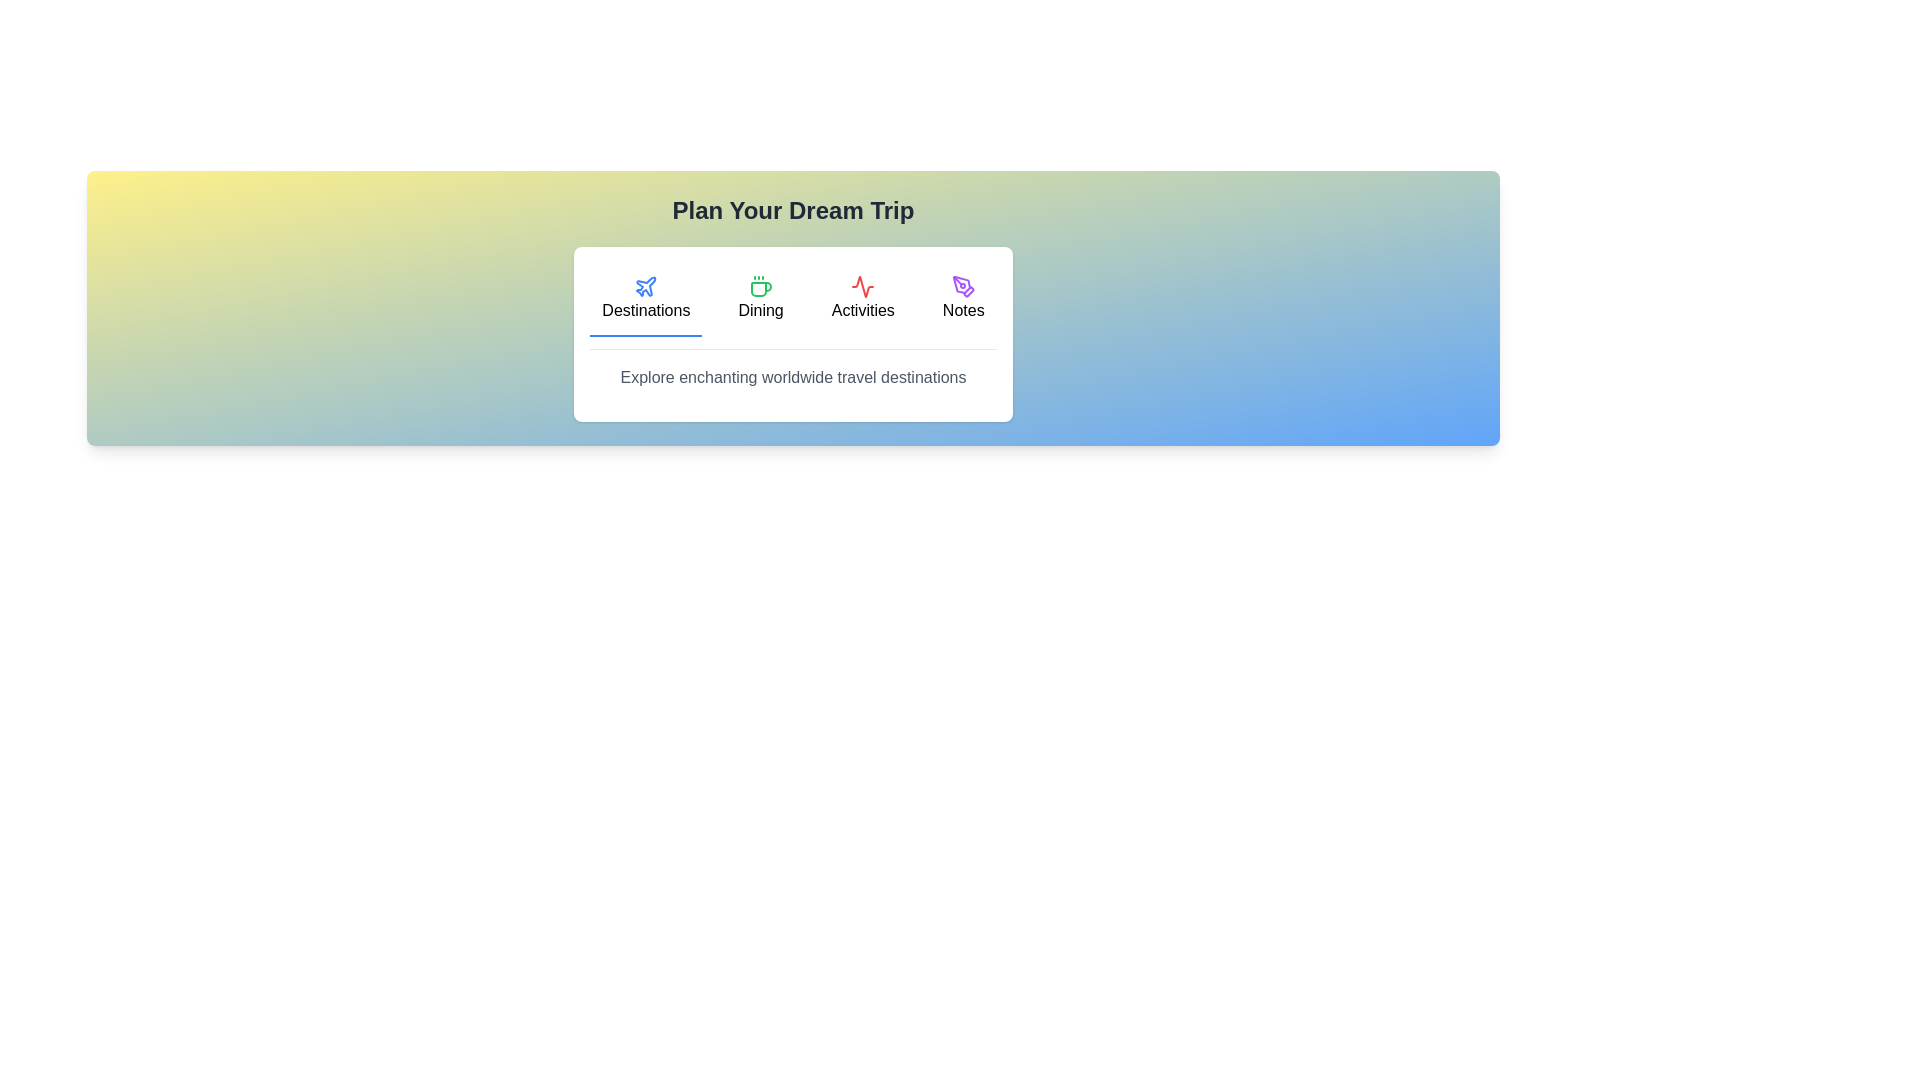 This screenshot has width=1920, height=1080. Describe the element at coordinates (646, 300) in the screenshot. I see `the tab labeled Destinations` at that location.